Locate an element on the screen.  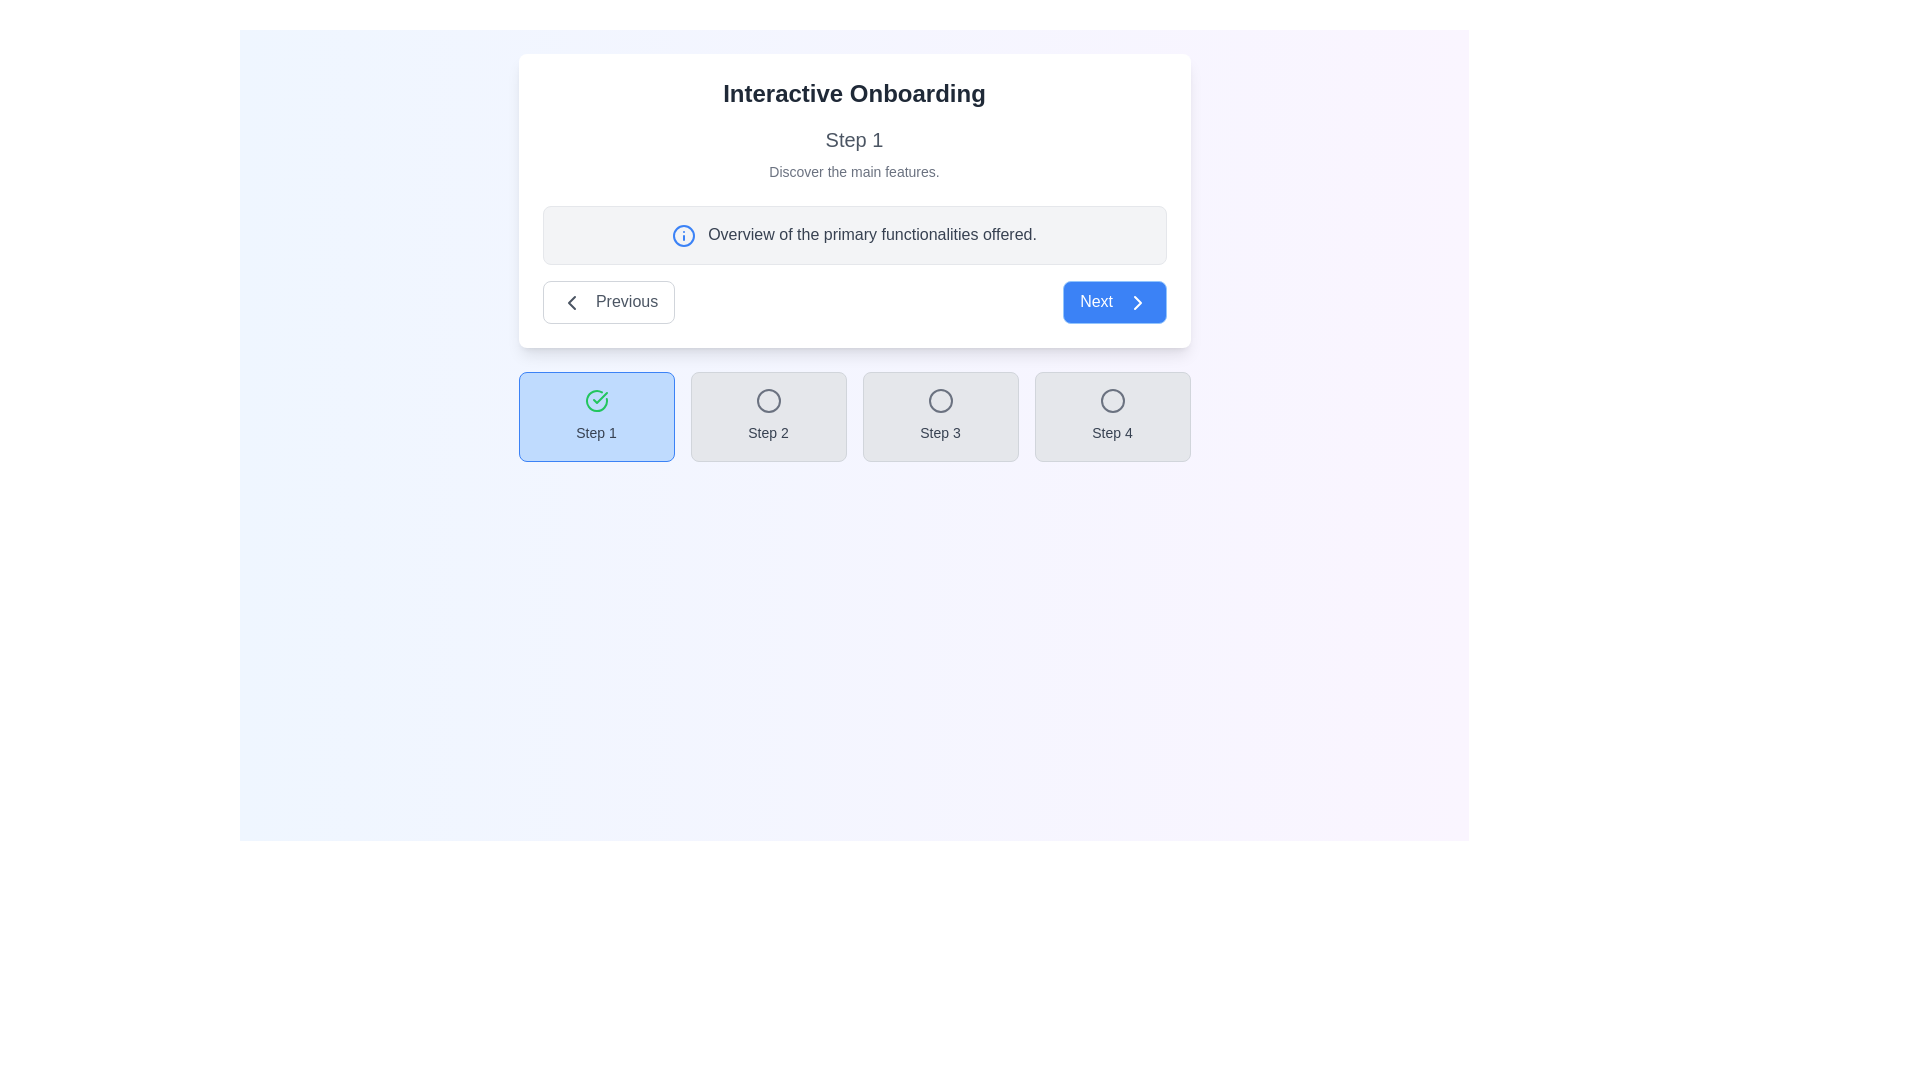
the button labeled 'Step 1', which has a green outlined circle with a checkmark and a light blue background is located at coordinates (595, 415).